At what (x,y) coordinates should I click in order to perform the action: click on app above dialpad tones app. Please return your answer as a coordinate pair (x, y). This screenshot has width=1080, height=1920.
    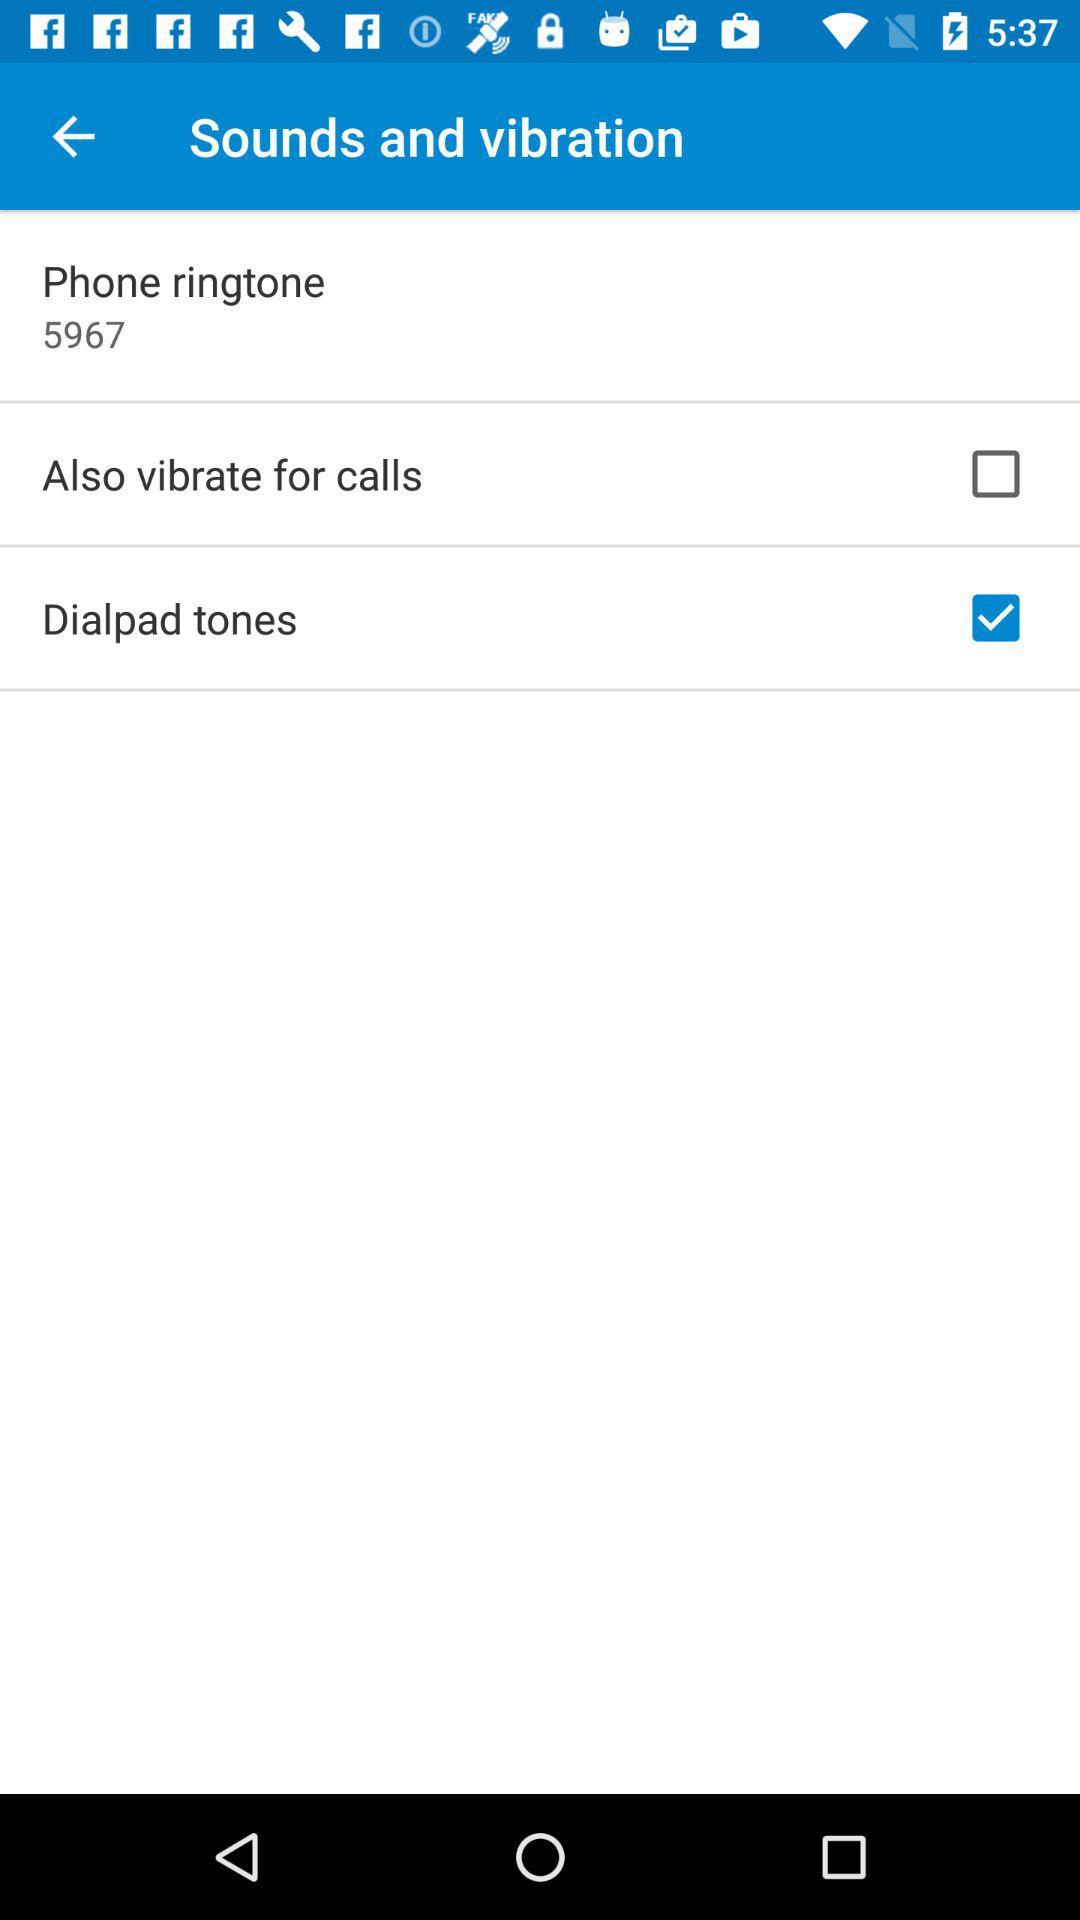
    Looking at the image, I should click on (231, 473).